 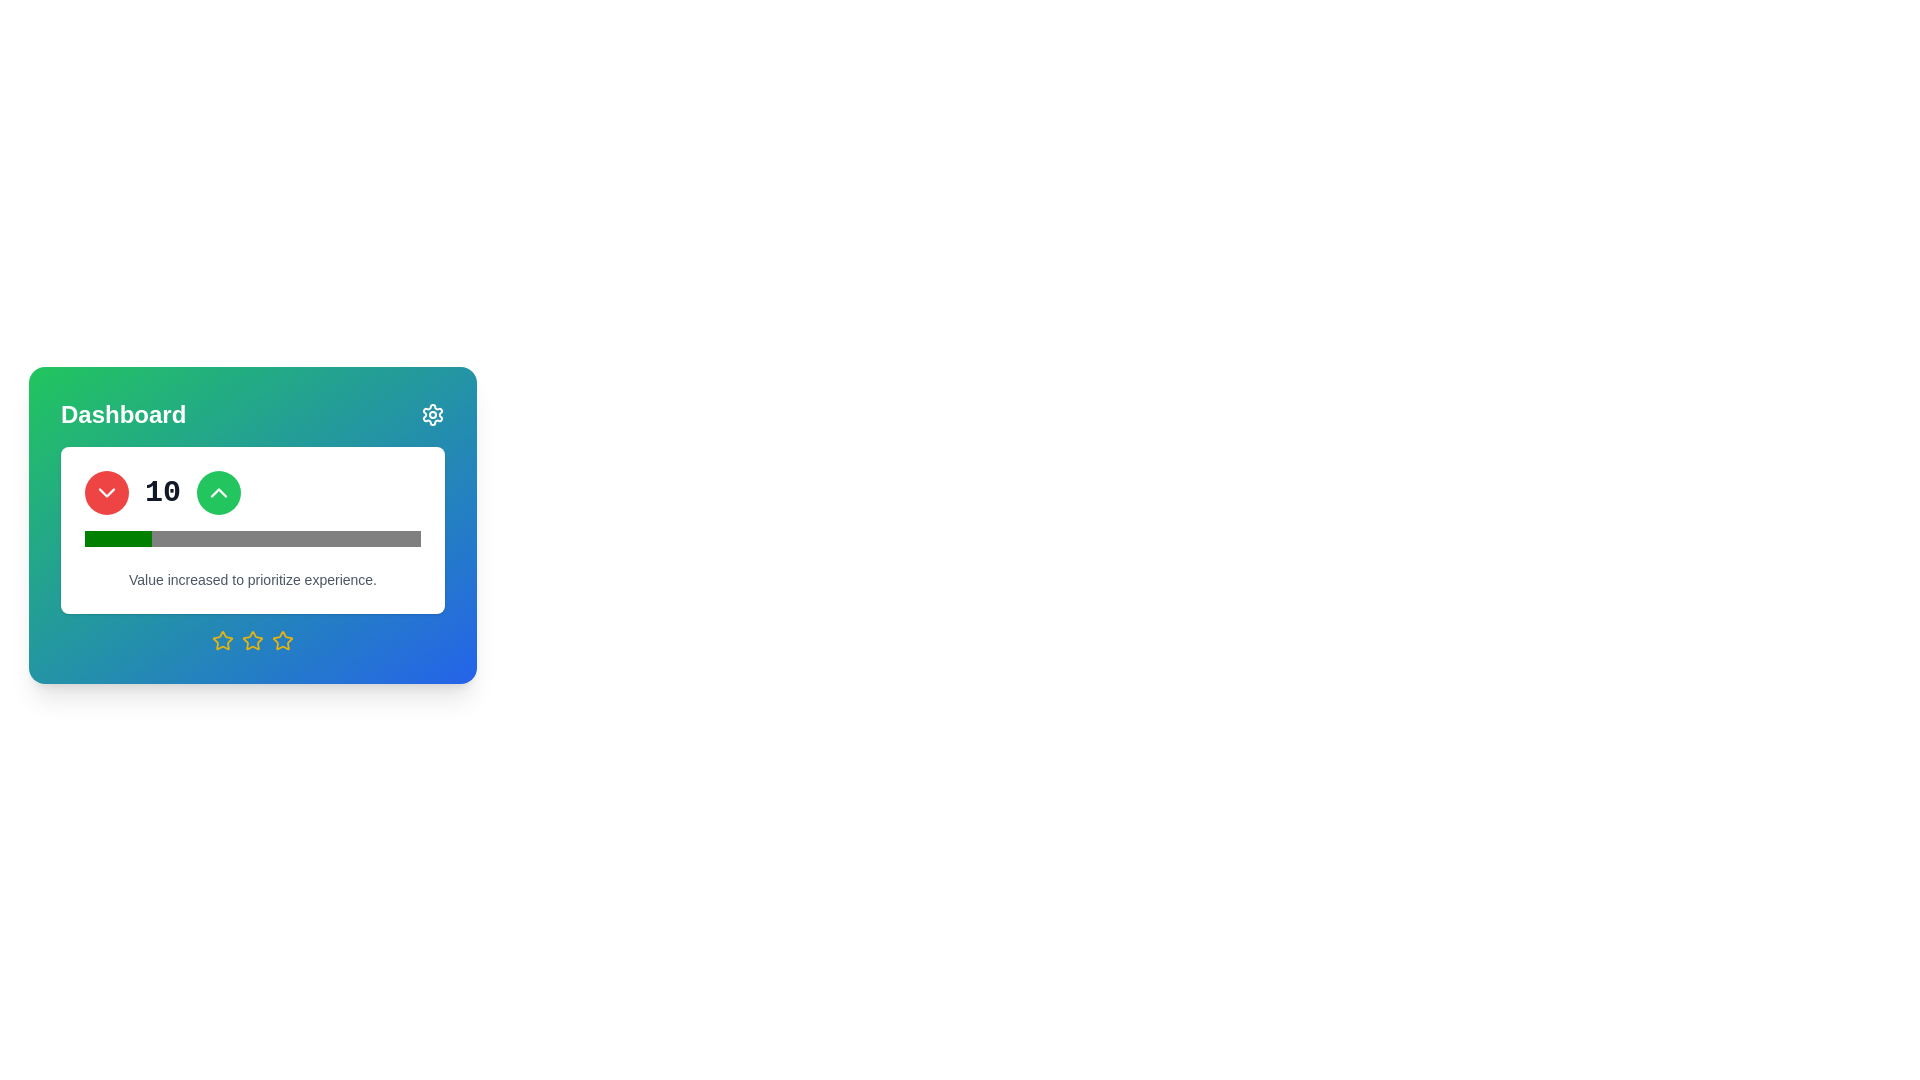 I want to click on the fourth star icon located at the bottom center of the dashboard panel, which serves a decorative or rating function, so click(x=282, y=640).